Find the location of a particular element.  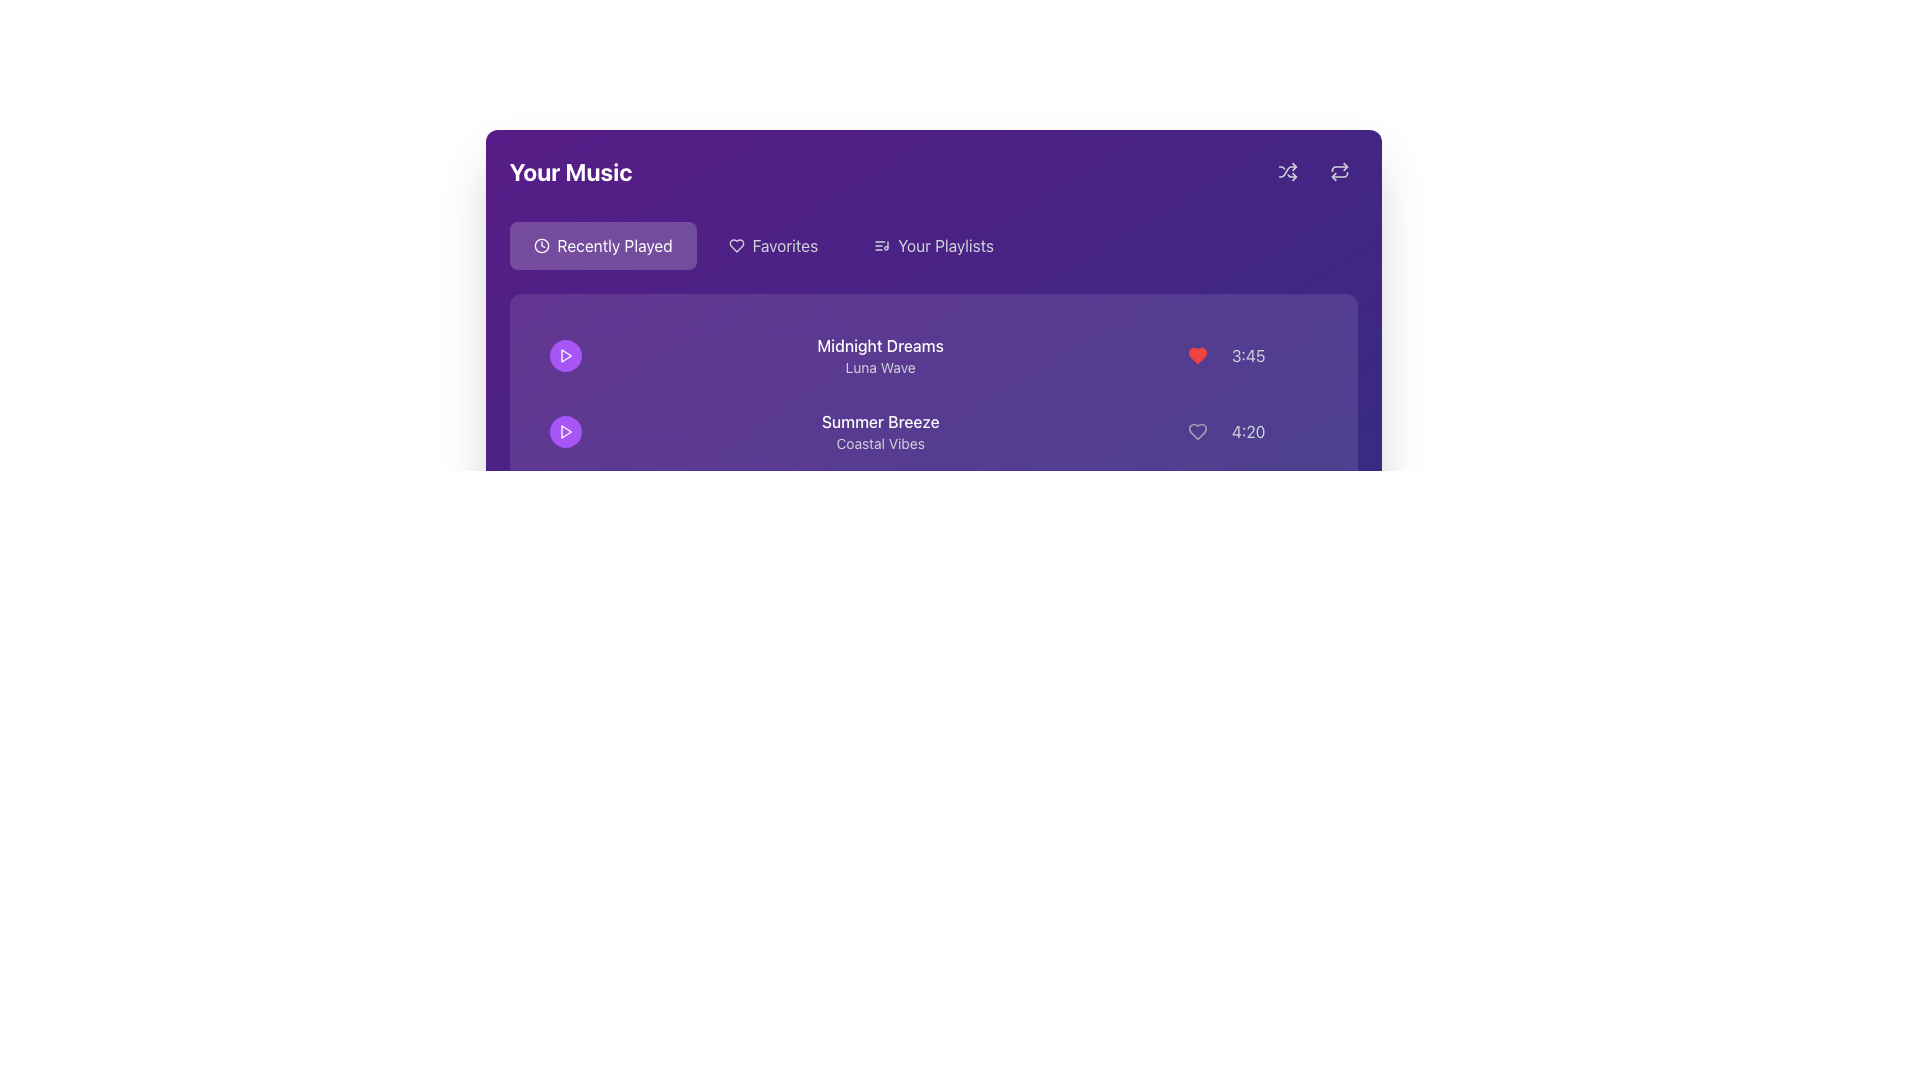

the playlist icon located in the 'Your Playlists' section, positioned to the left of the text label is located at coordinates (881, 245).